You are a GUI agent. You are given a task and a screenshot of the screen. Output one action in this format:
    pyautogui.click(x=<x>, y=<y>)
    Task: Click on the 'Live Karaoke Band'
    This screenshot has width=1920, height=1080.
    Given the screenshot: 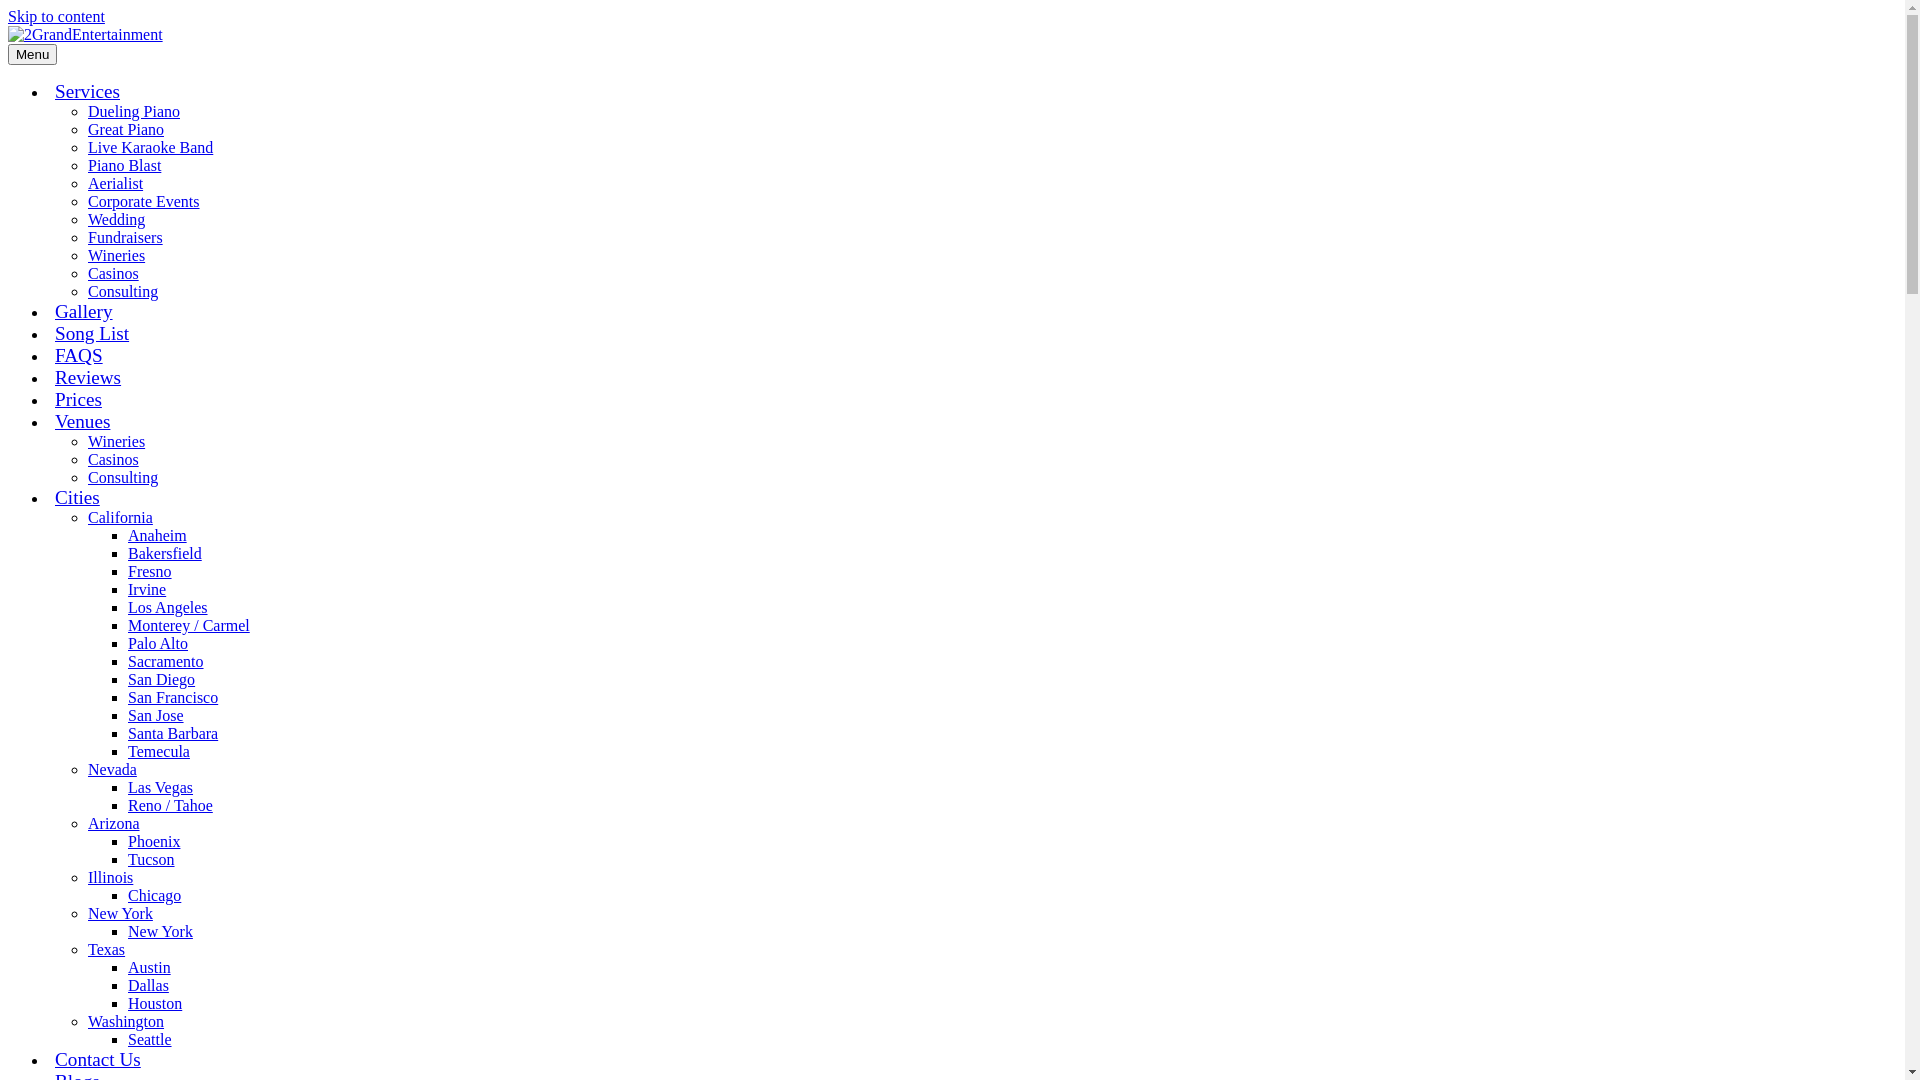 What is the action you would take?
    pyautogui.click(x=149, y=146)
    